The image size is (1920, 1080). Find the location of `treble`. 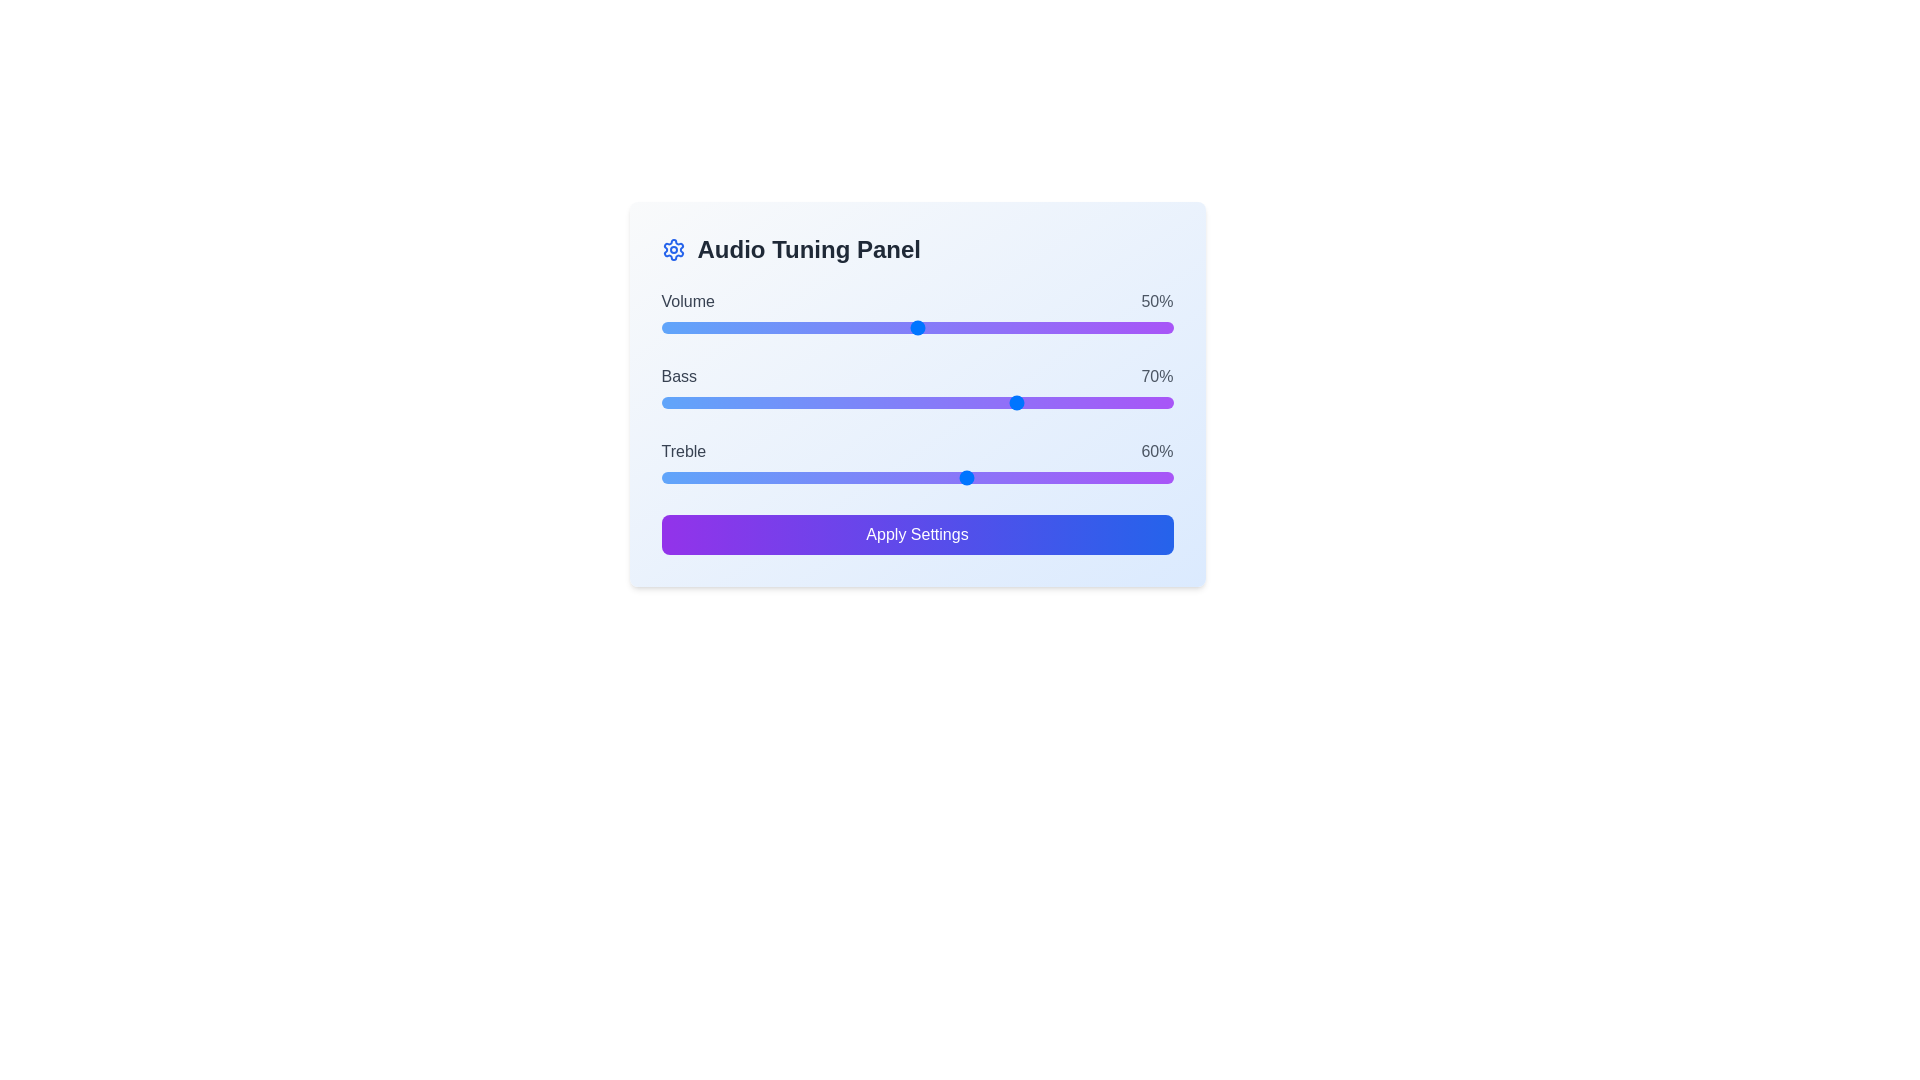

treble is located at coordinates (1100, 478).